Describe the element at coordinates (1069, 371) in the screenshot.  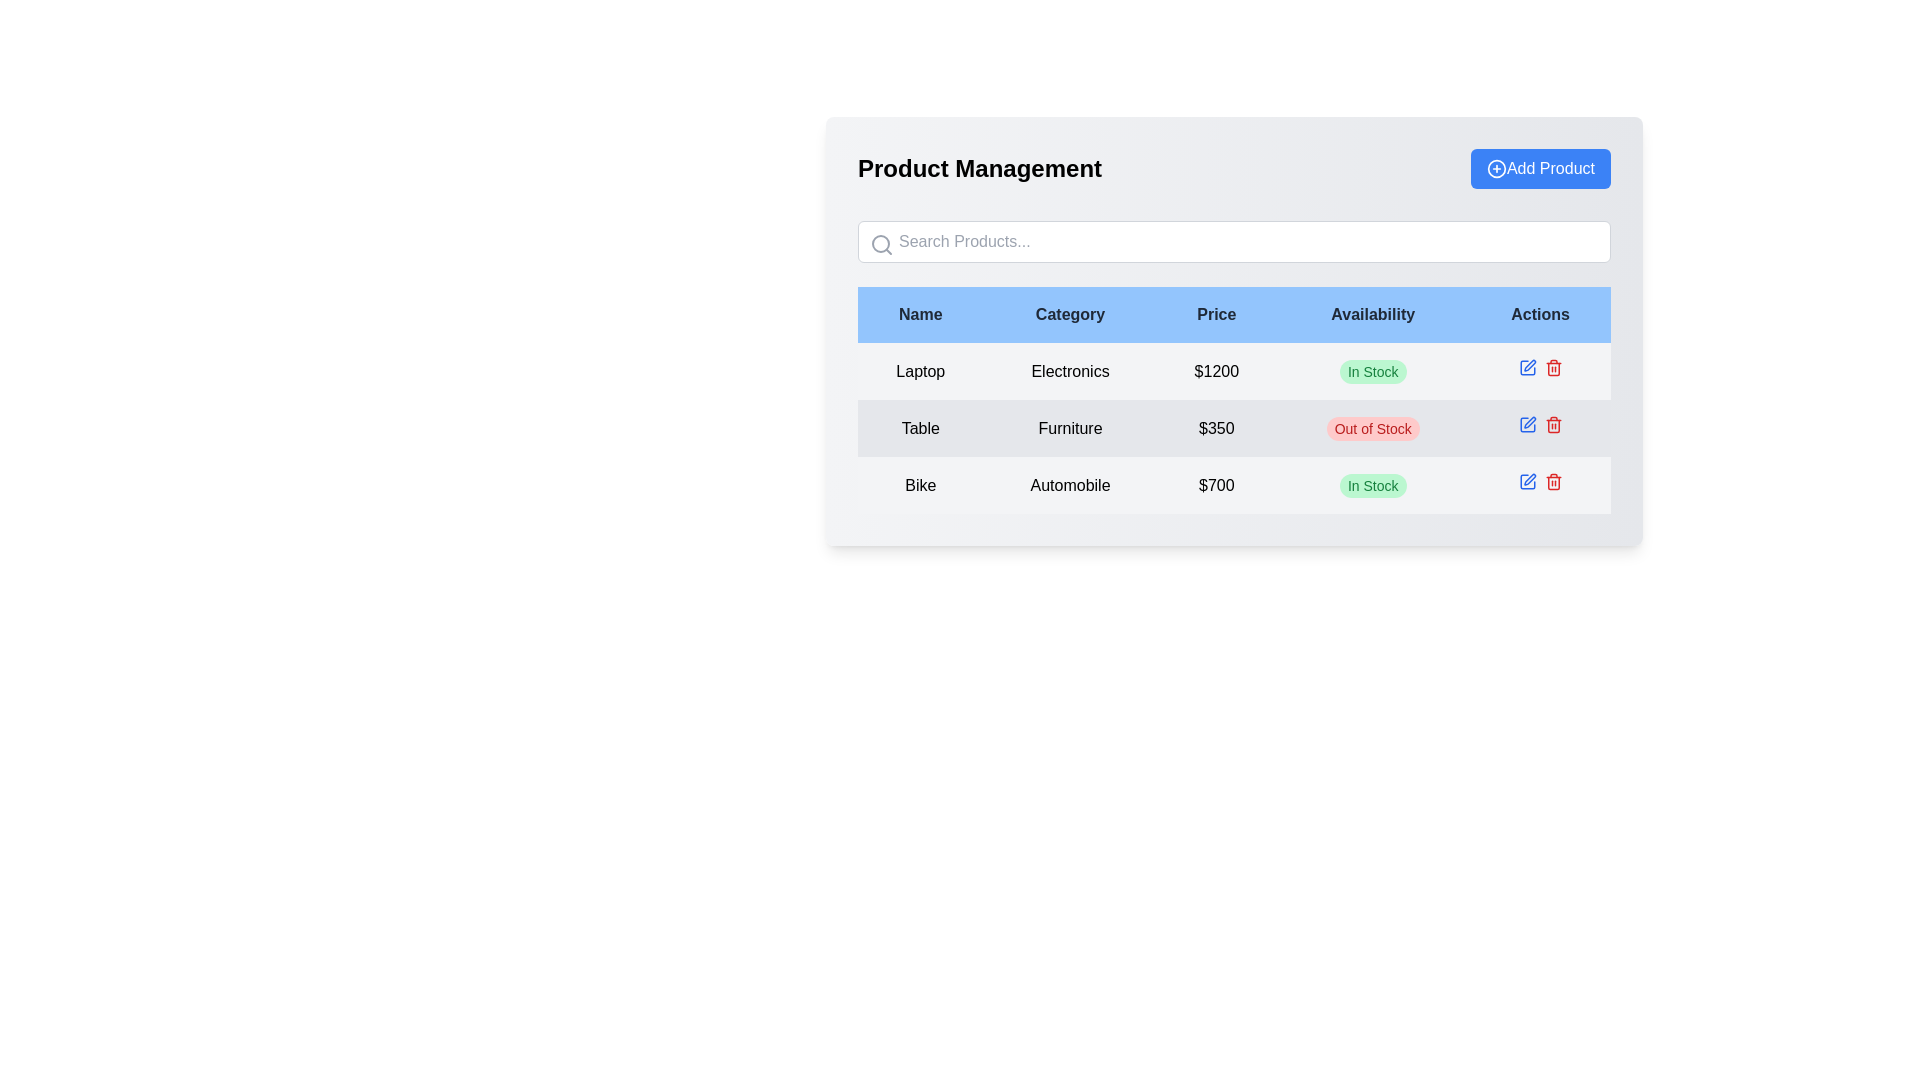
I see `the static text label displaying 'Electronics', which is part of a tabular arrangement and positioned between 'Laptop' and '$1200'` at that location.